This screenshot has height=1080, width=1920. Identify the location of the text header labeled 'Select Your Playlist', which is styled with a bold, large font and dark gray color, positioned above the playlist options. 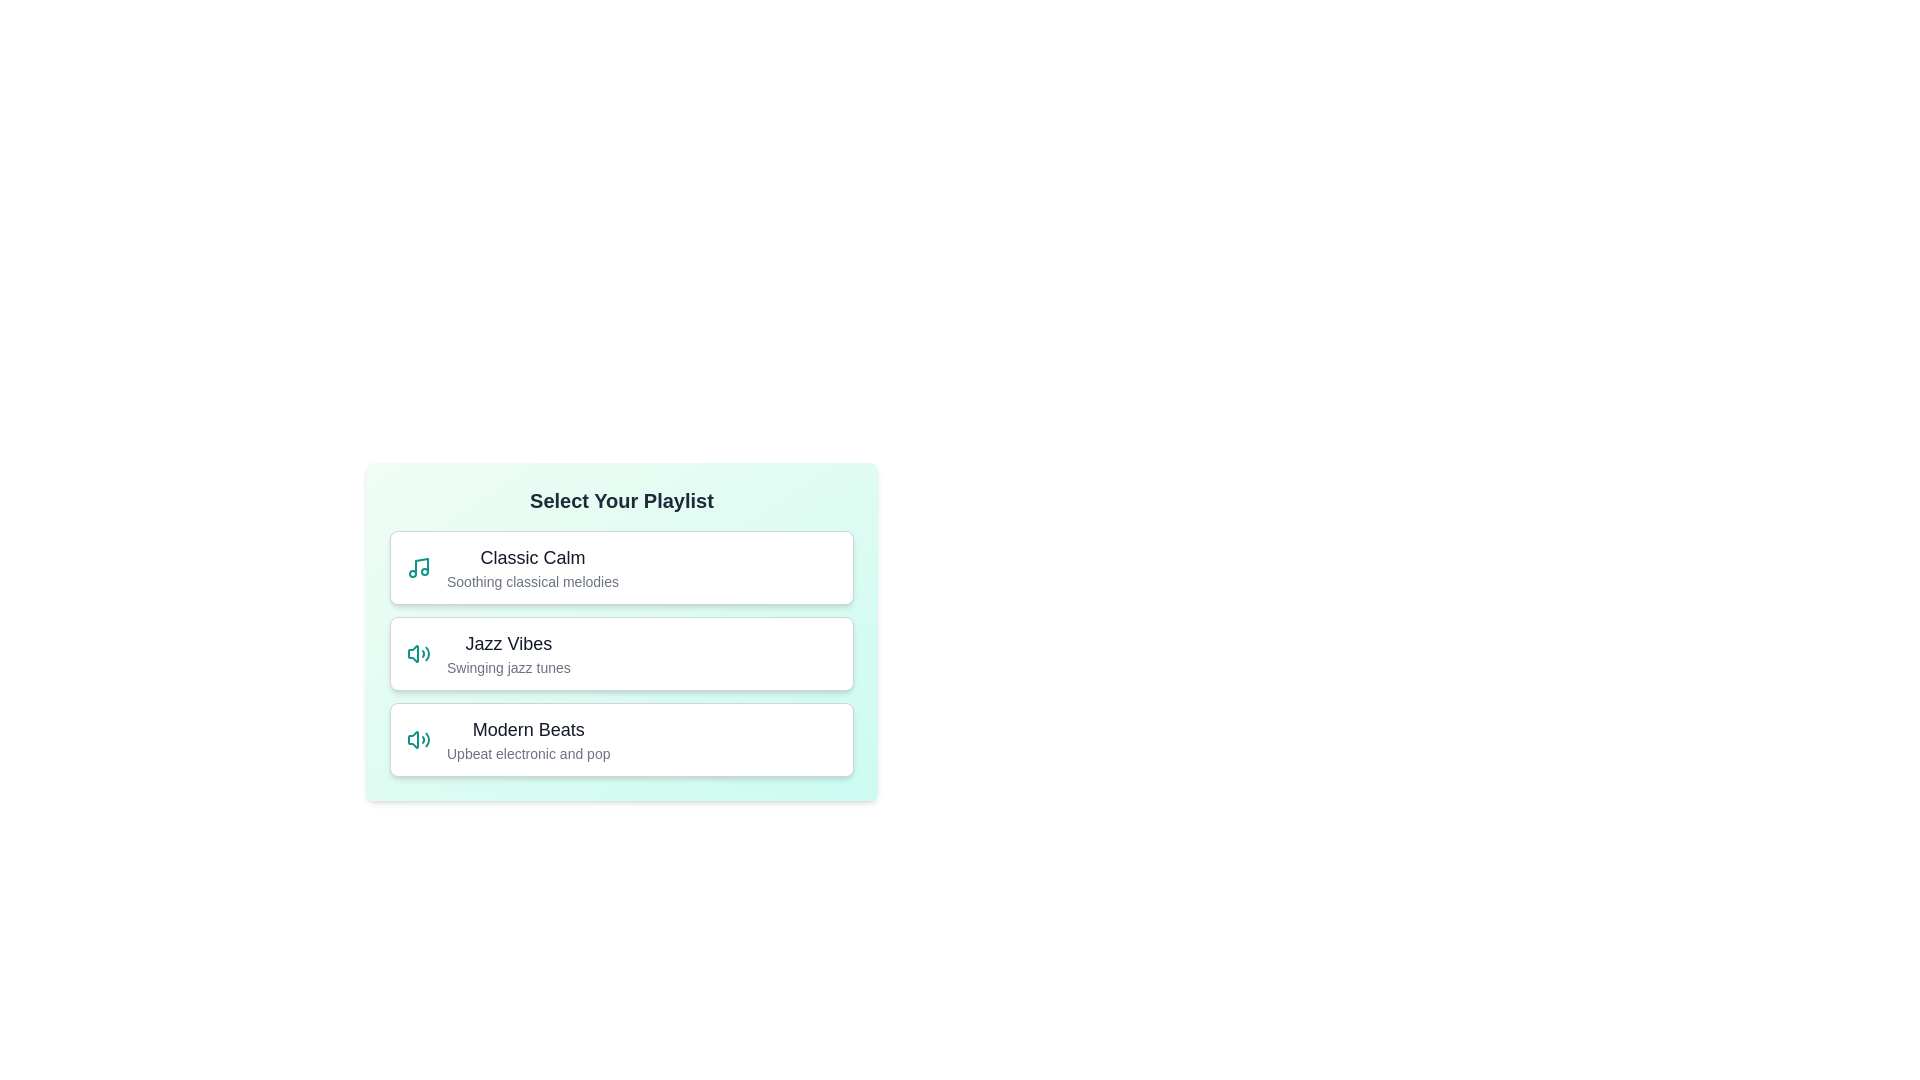
(621, 500).